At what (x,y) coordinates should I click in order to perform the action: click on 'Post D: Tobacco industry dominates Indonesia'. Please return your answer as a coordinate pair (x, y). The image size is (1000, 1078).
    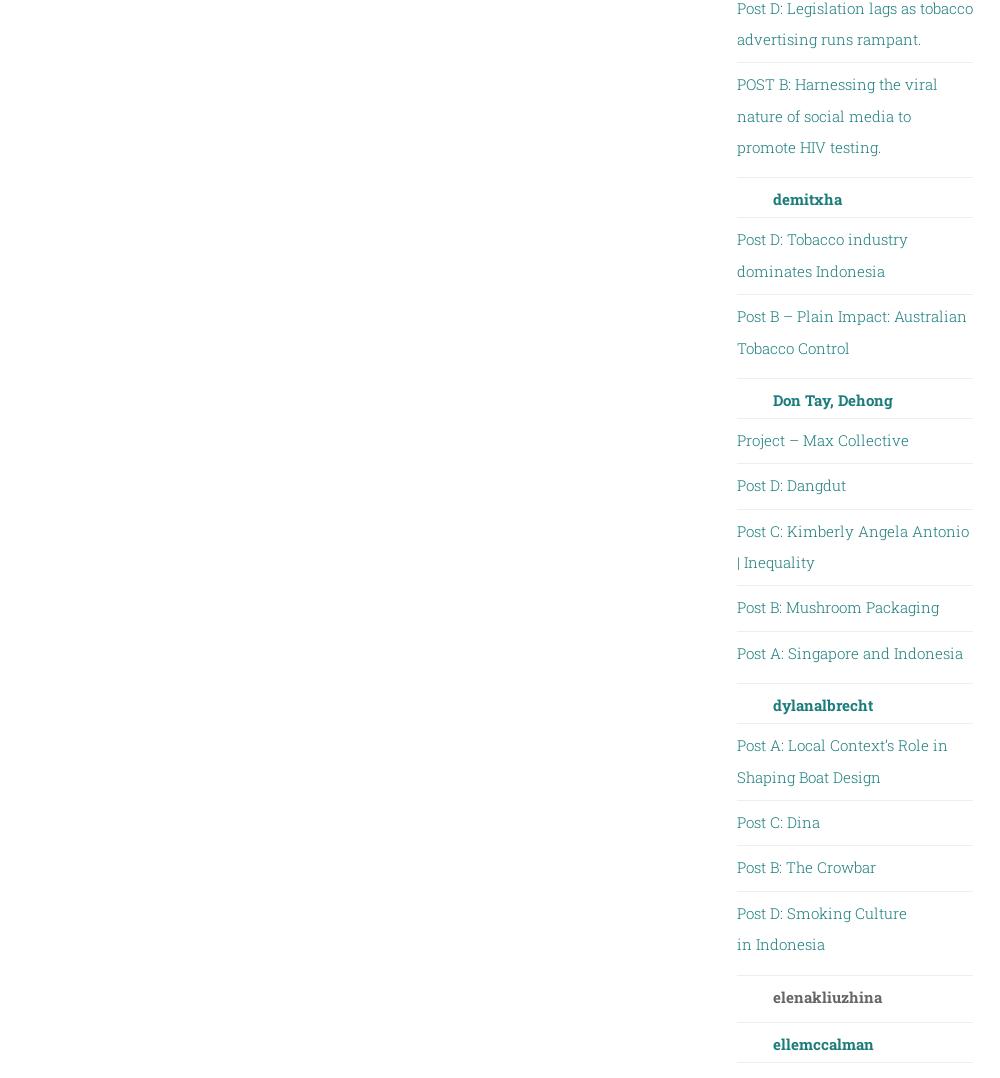
    Looking at the image, I should click on (820, 253).